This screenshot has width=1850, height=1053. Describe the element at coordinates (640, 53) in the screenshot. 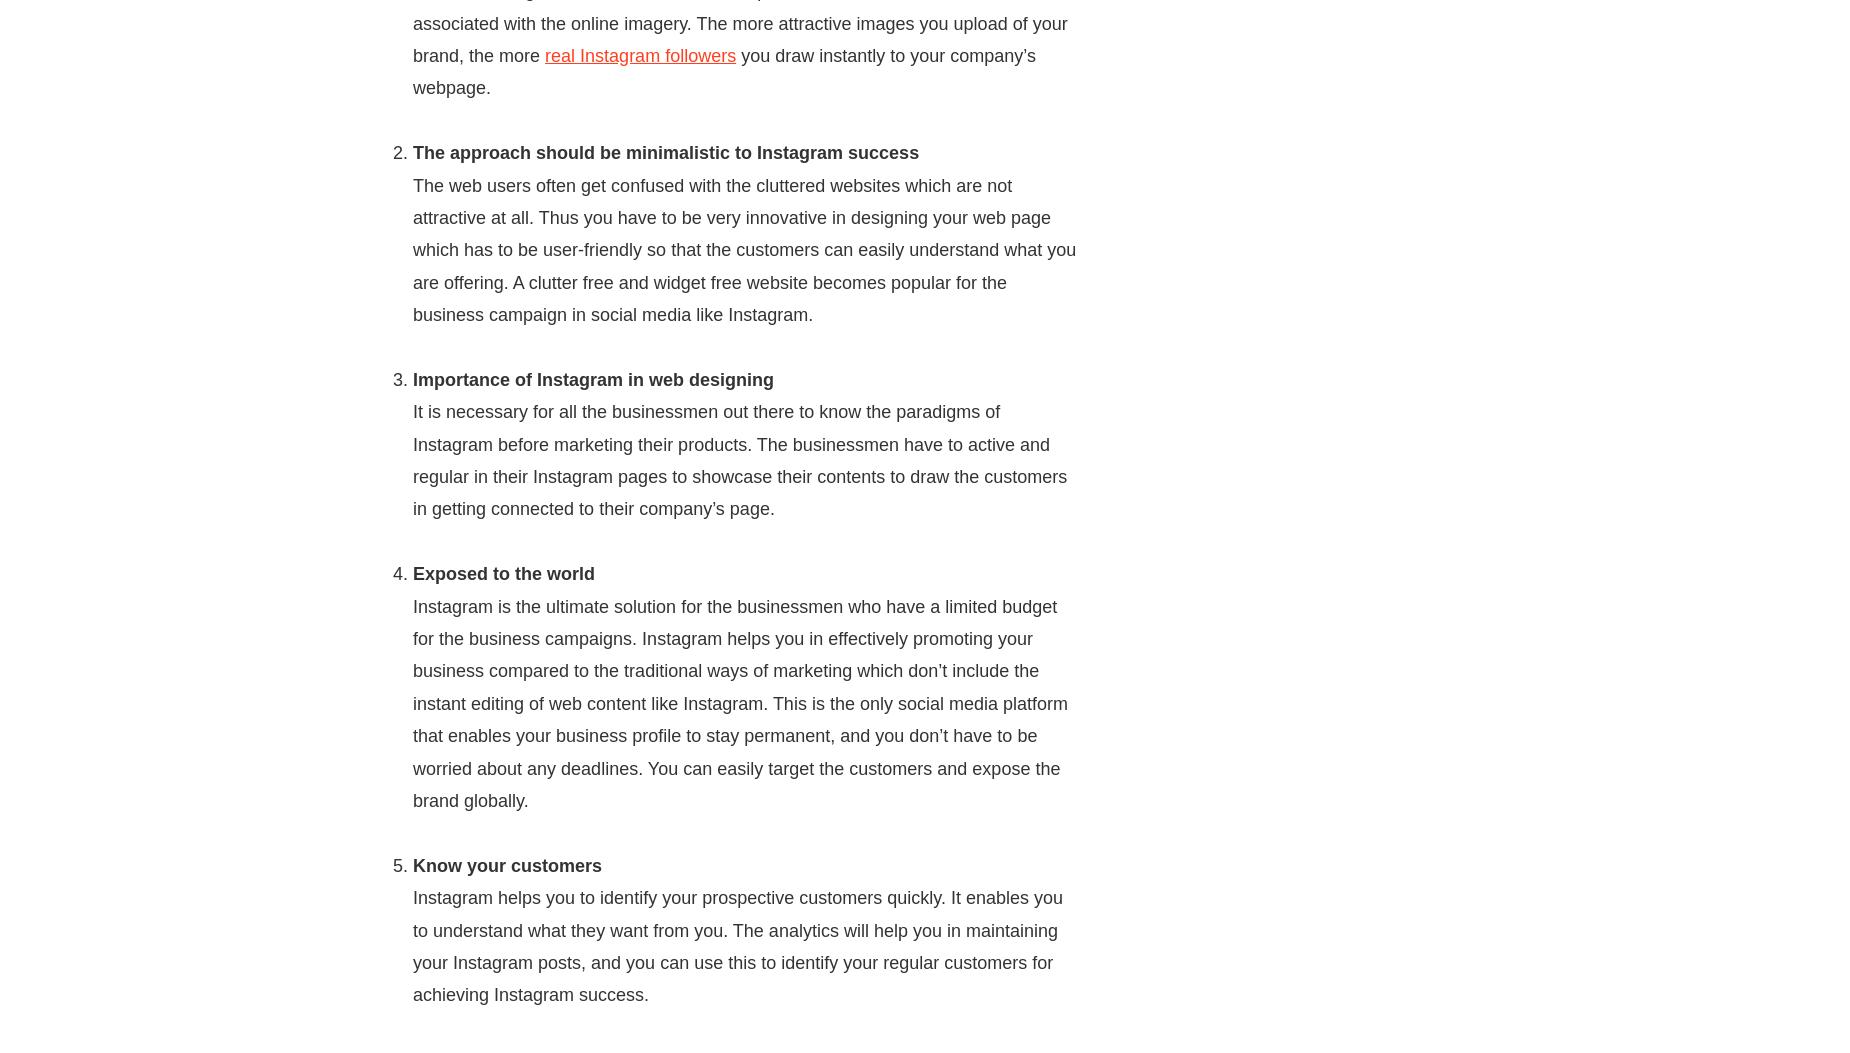

I see `'real Instagram followers'` at that location.